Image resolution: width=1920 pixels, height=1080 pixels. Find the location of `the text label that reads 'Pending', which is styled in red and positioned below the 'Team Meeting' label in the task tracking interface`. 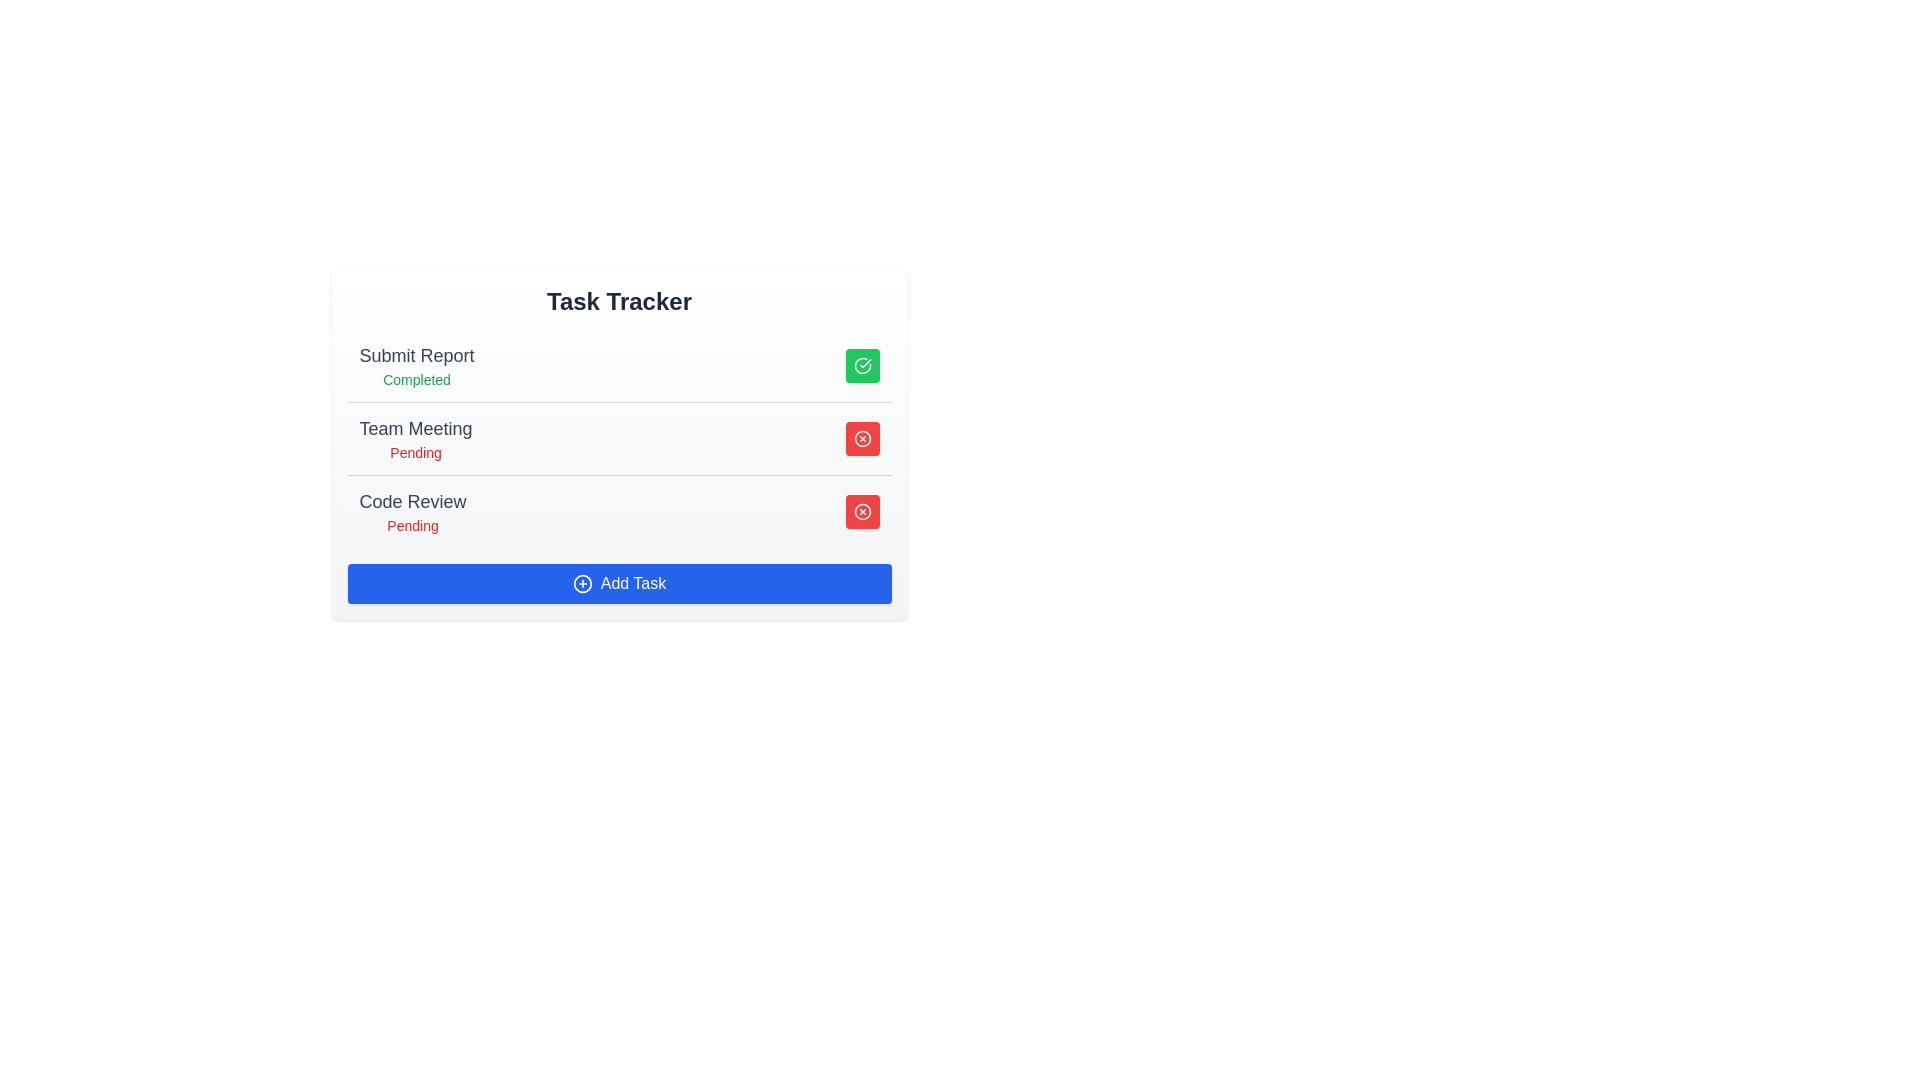

the text label that reads 'Pending', which is styled in red and positioned below the 'Team Meeting' label in the task tracking interface is located at coordinates (415, 452).